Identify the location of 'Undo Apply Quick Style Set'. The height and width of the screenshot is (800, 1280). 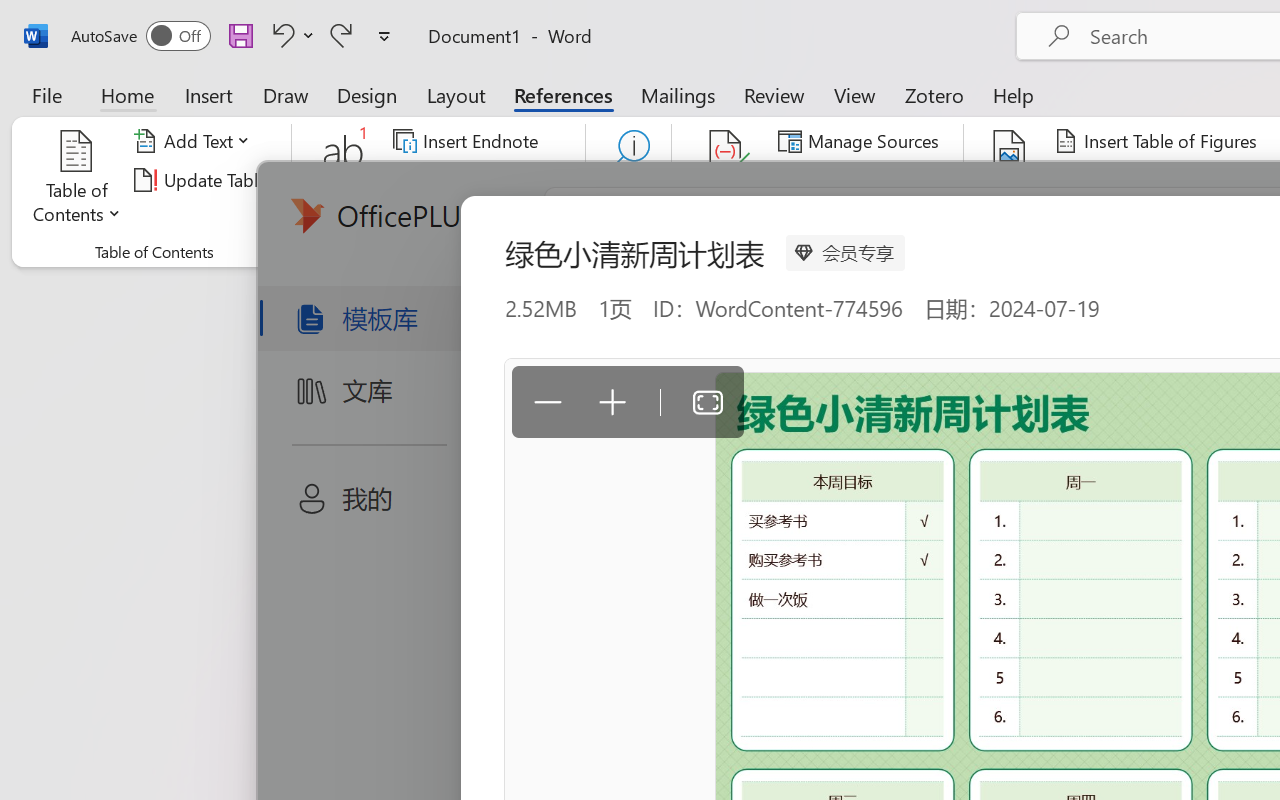
(279, 34).